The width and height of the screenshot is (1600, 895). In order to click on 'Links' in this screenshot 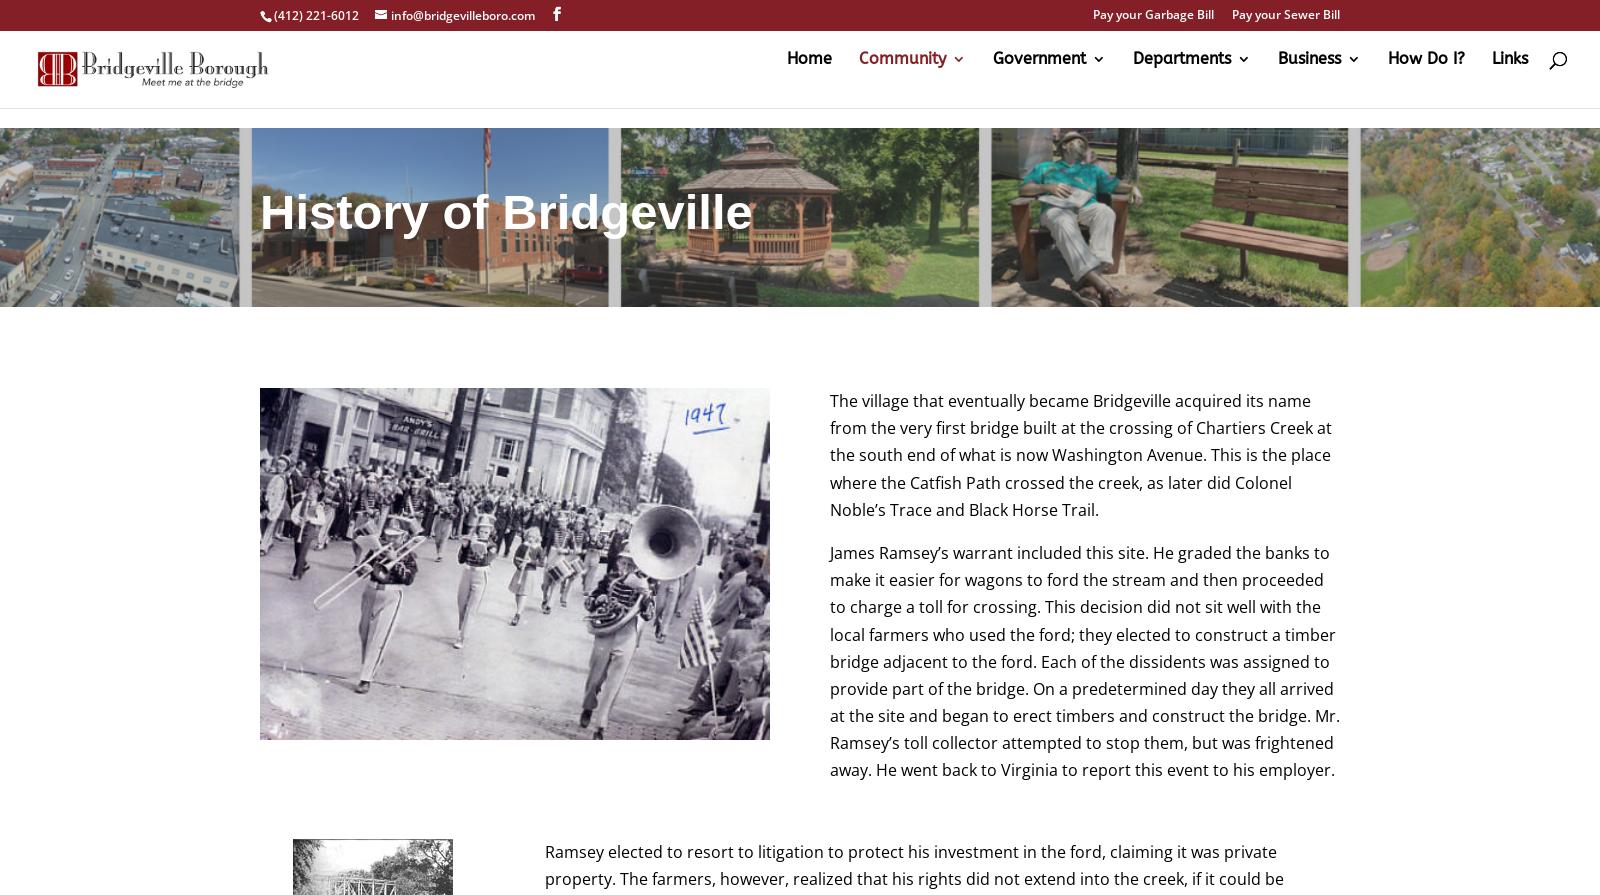, I will do `click(1492, 79)`.